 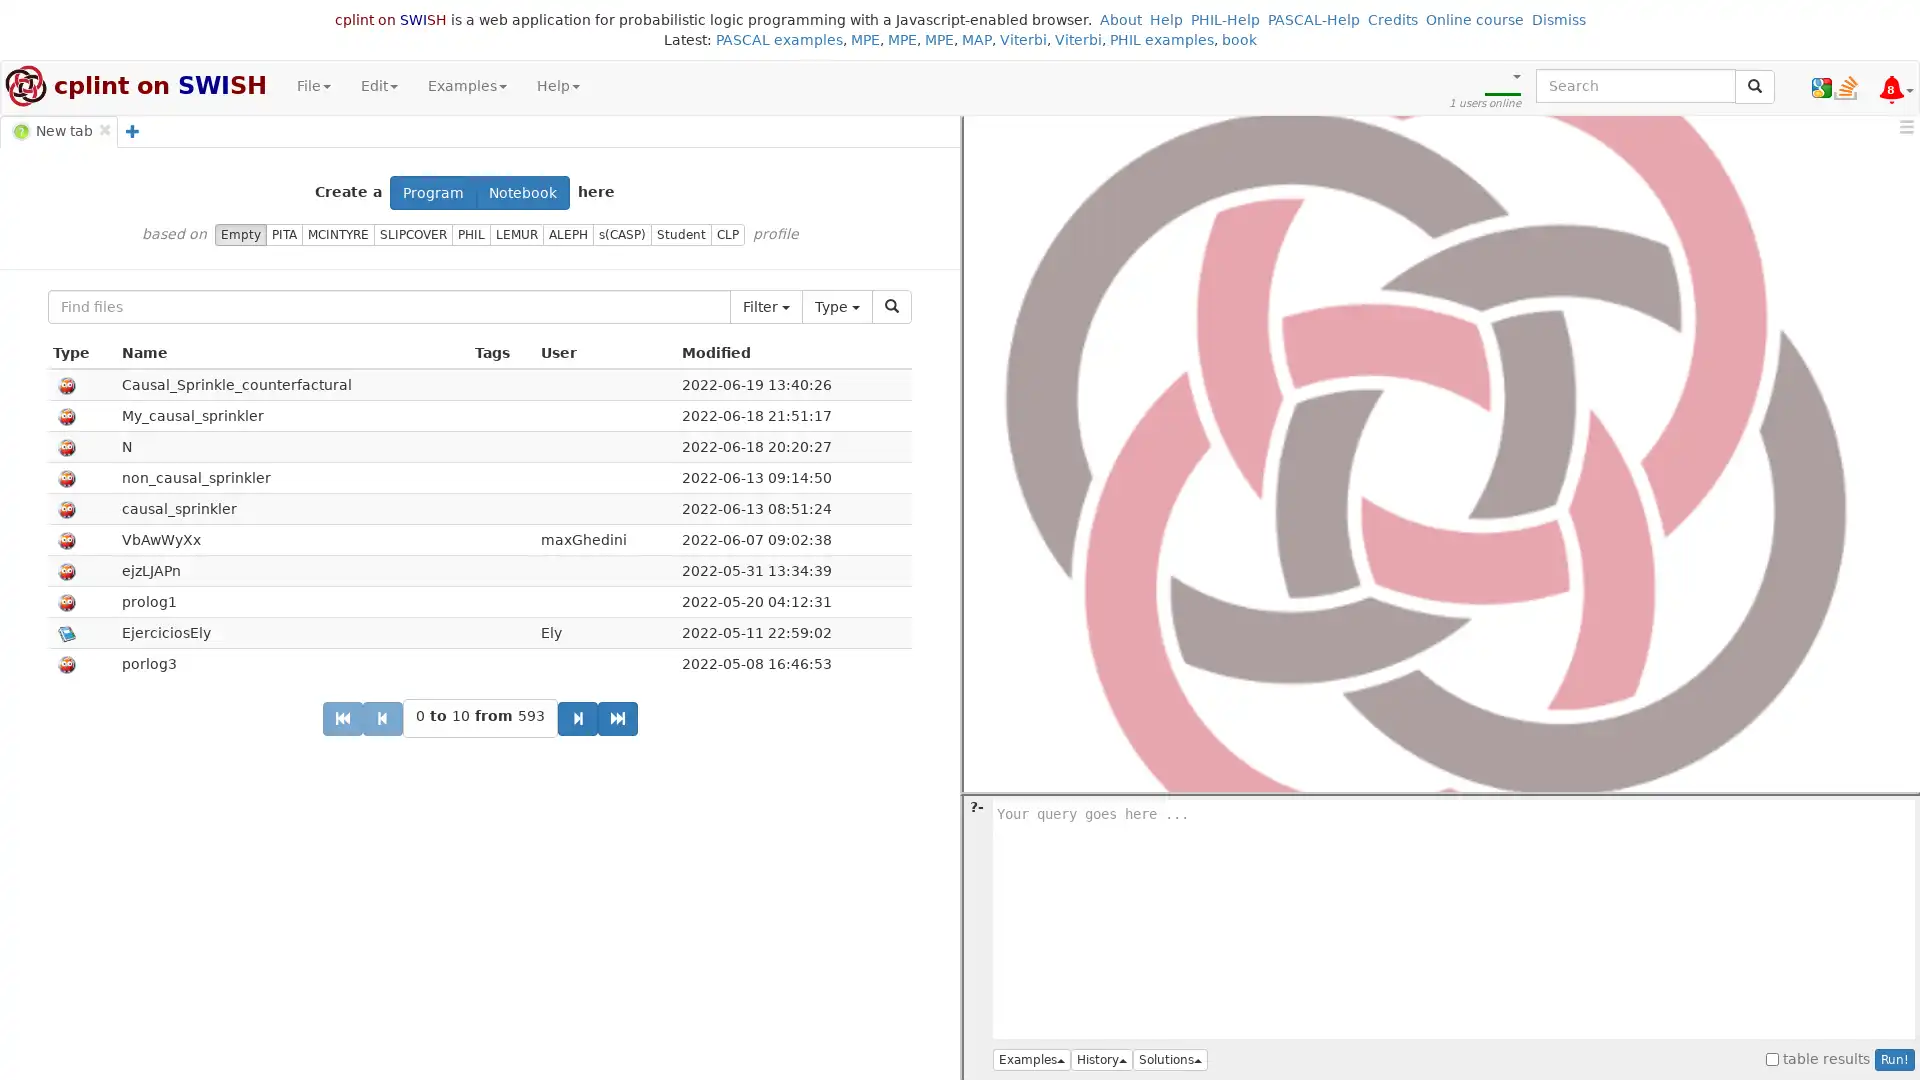 What do you see at coordinates (1170, 1059) in the screenshot?
I see `Solutions` at bounding box center [1170, 1059].